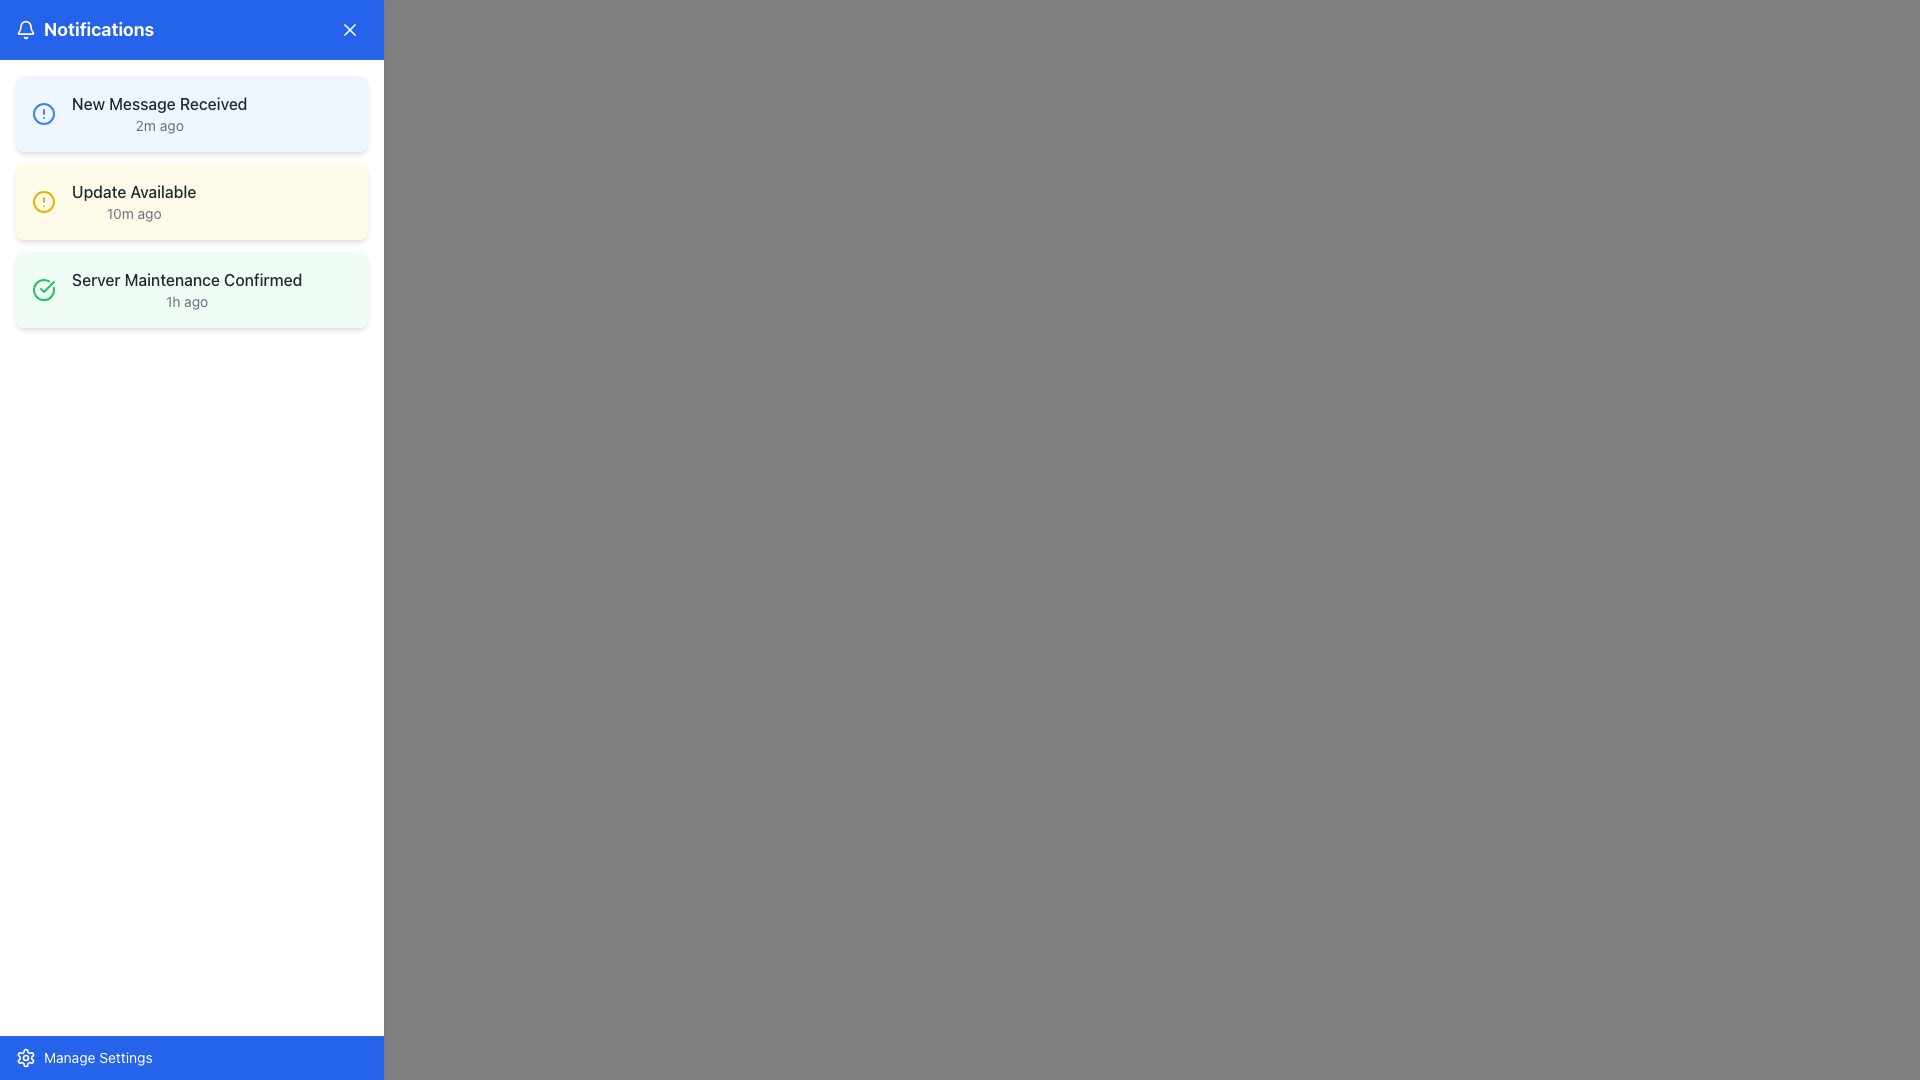 This screenshot has height=1080, width=1920. What do you see at coordinates (350, 30) in the screenshot?
I see `the close button located in the top-right corner of the notification header` at bounding box center [350, 30].